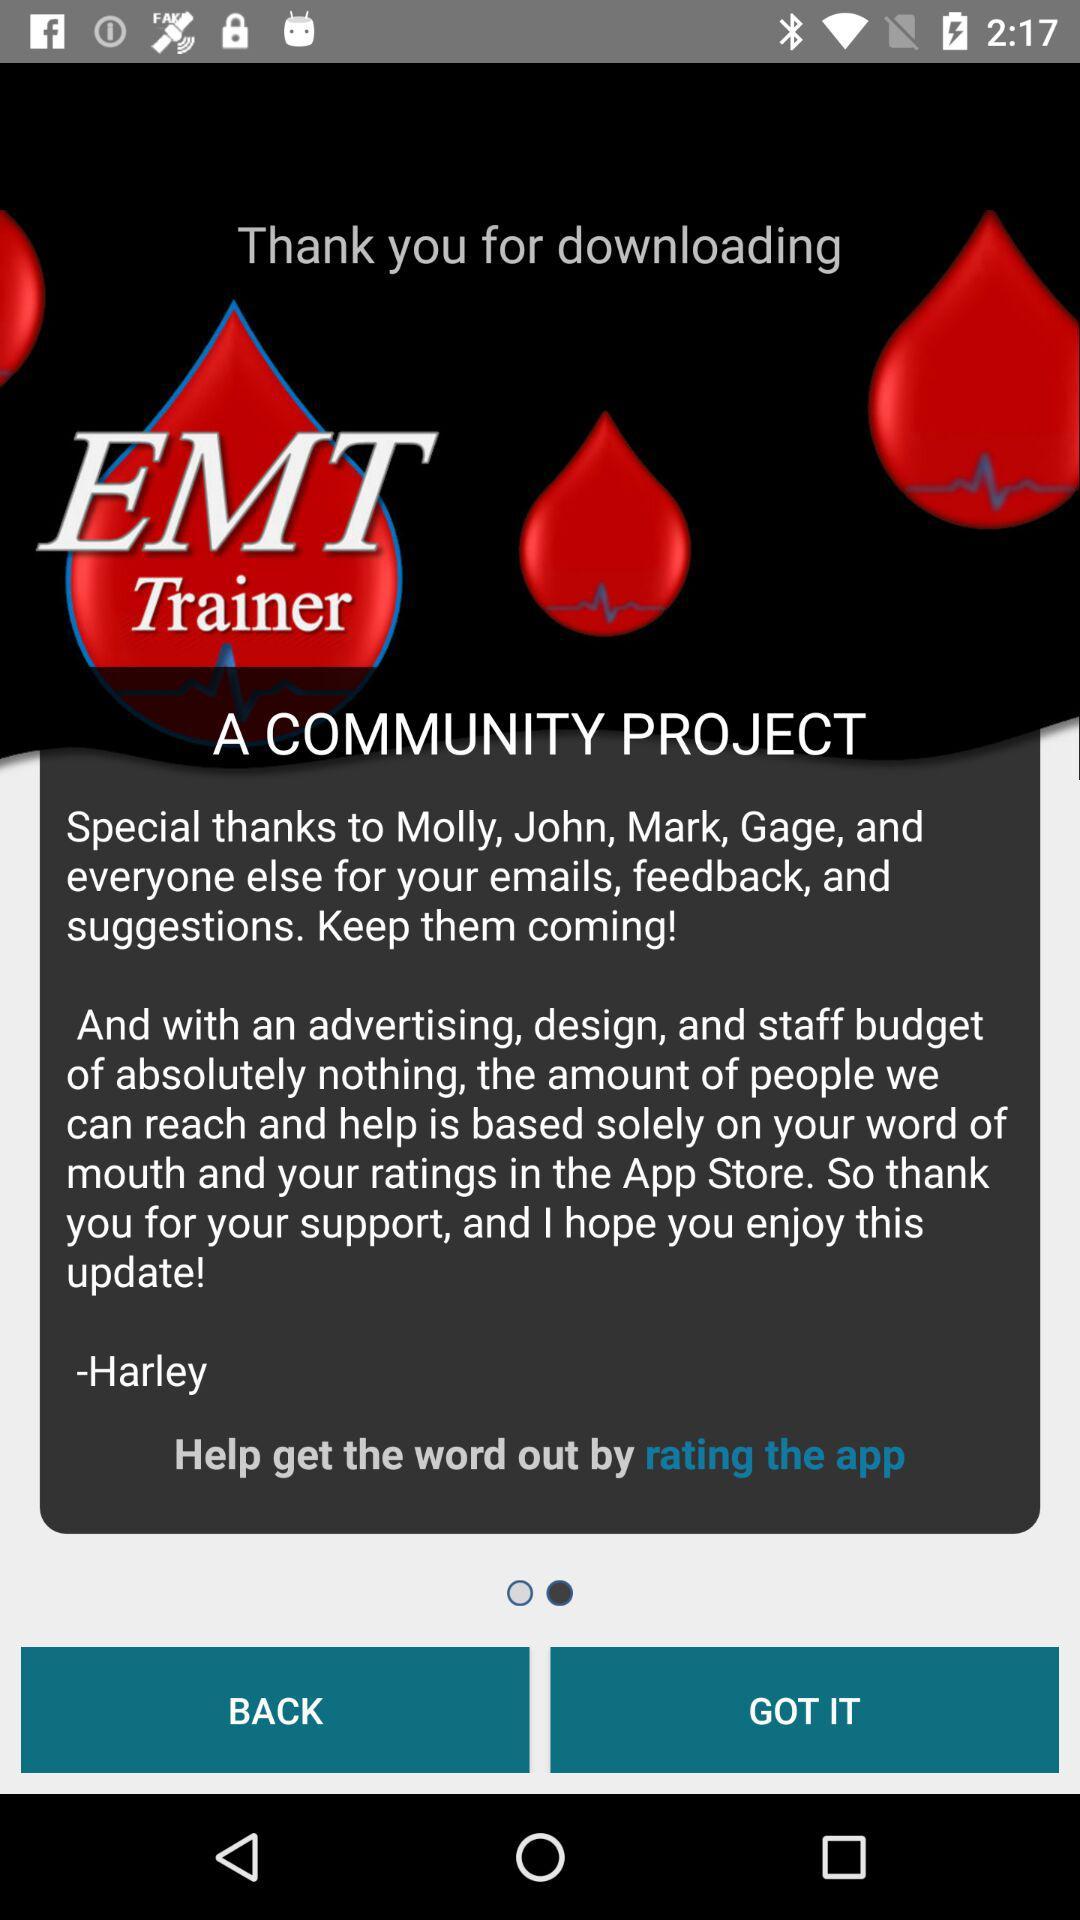  I want to click on the item next to help get the item, so click(774, 1452).